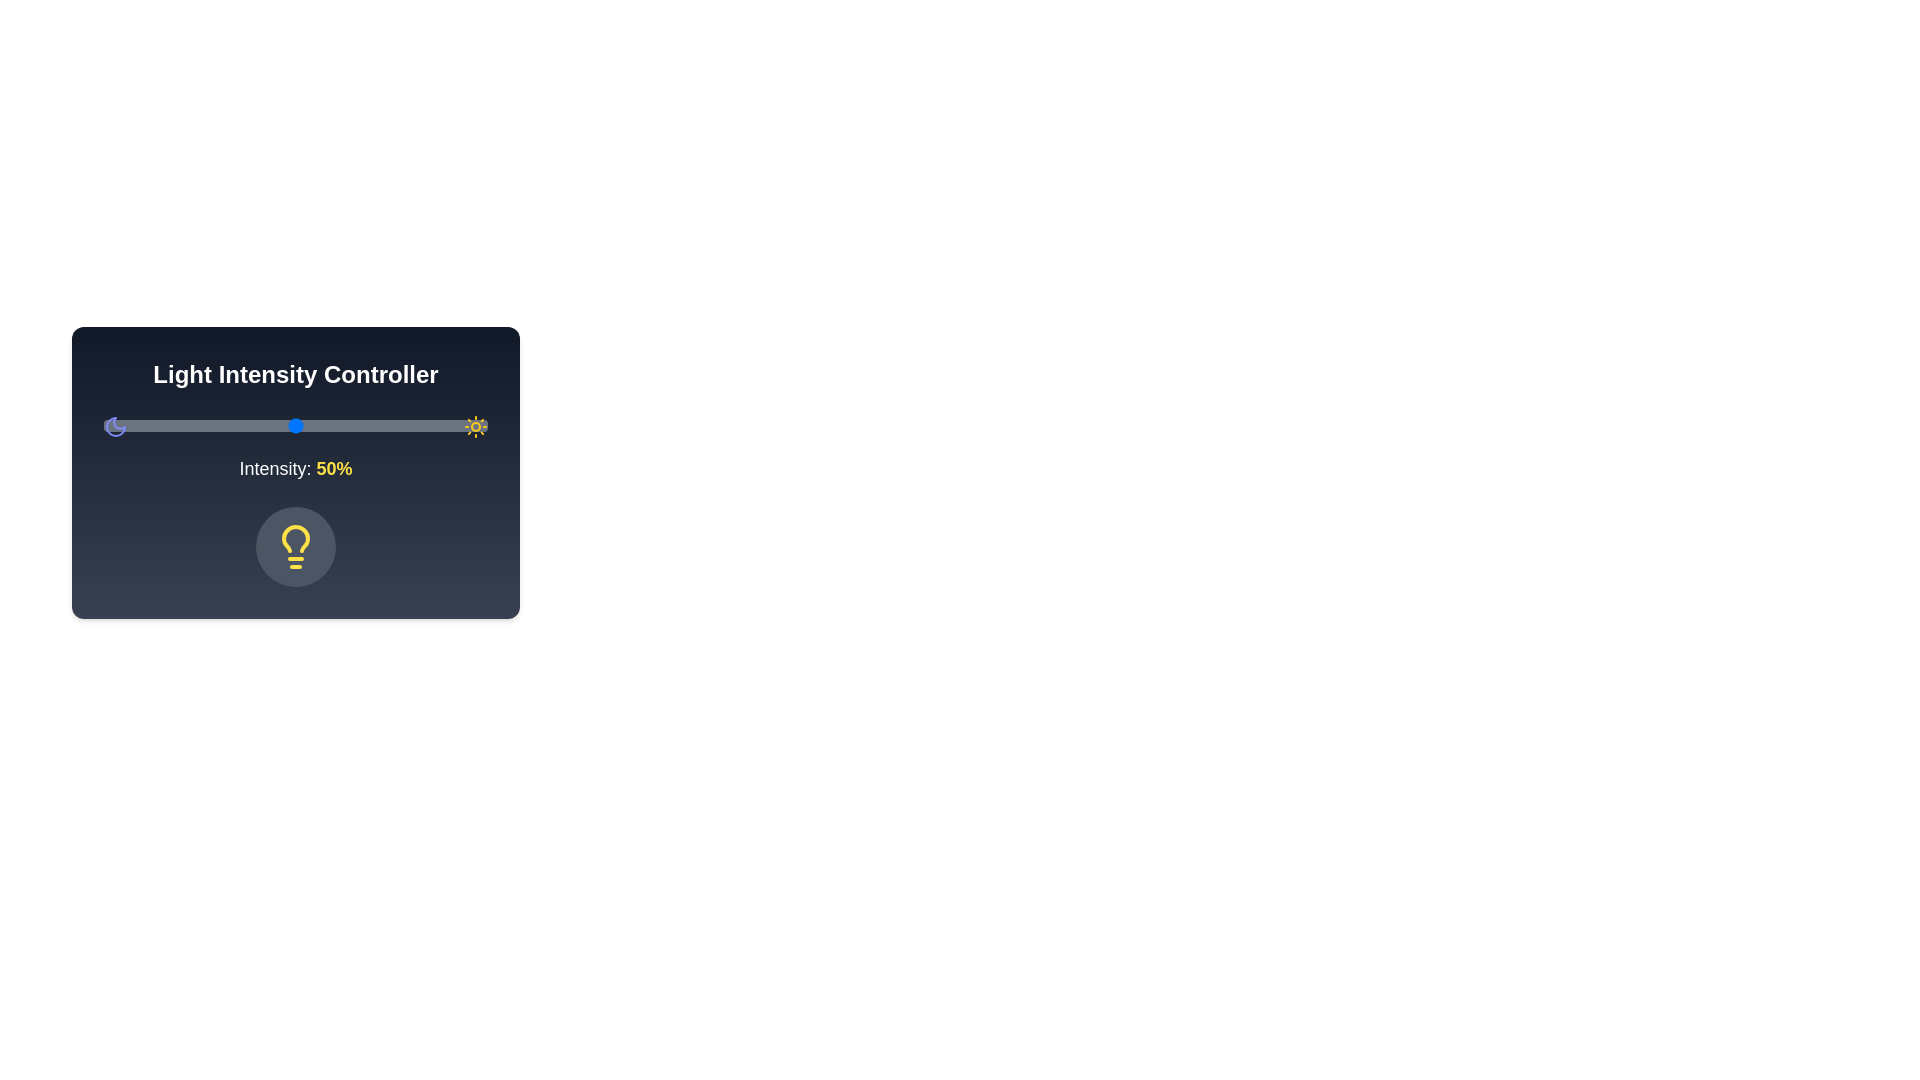 Image resolution: width=1920 pixels, height=1080 pixels. Describe the element at coordinates (295, 547) in the screenshot. I see `the lightbulb icon to toggle its state` at that location.